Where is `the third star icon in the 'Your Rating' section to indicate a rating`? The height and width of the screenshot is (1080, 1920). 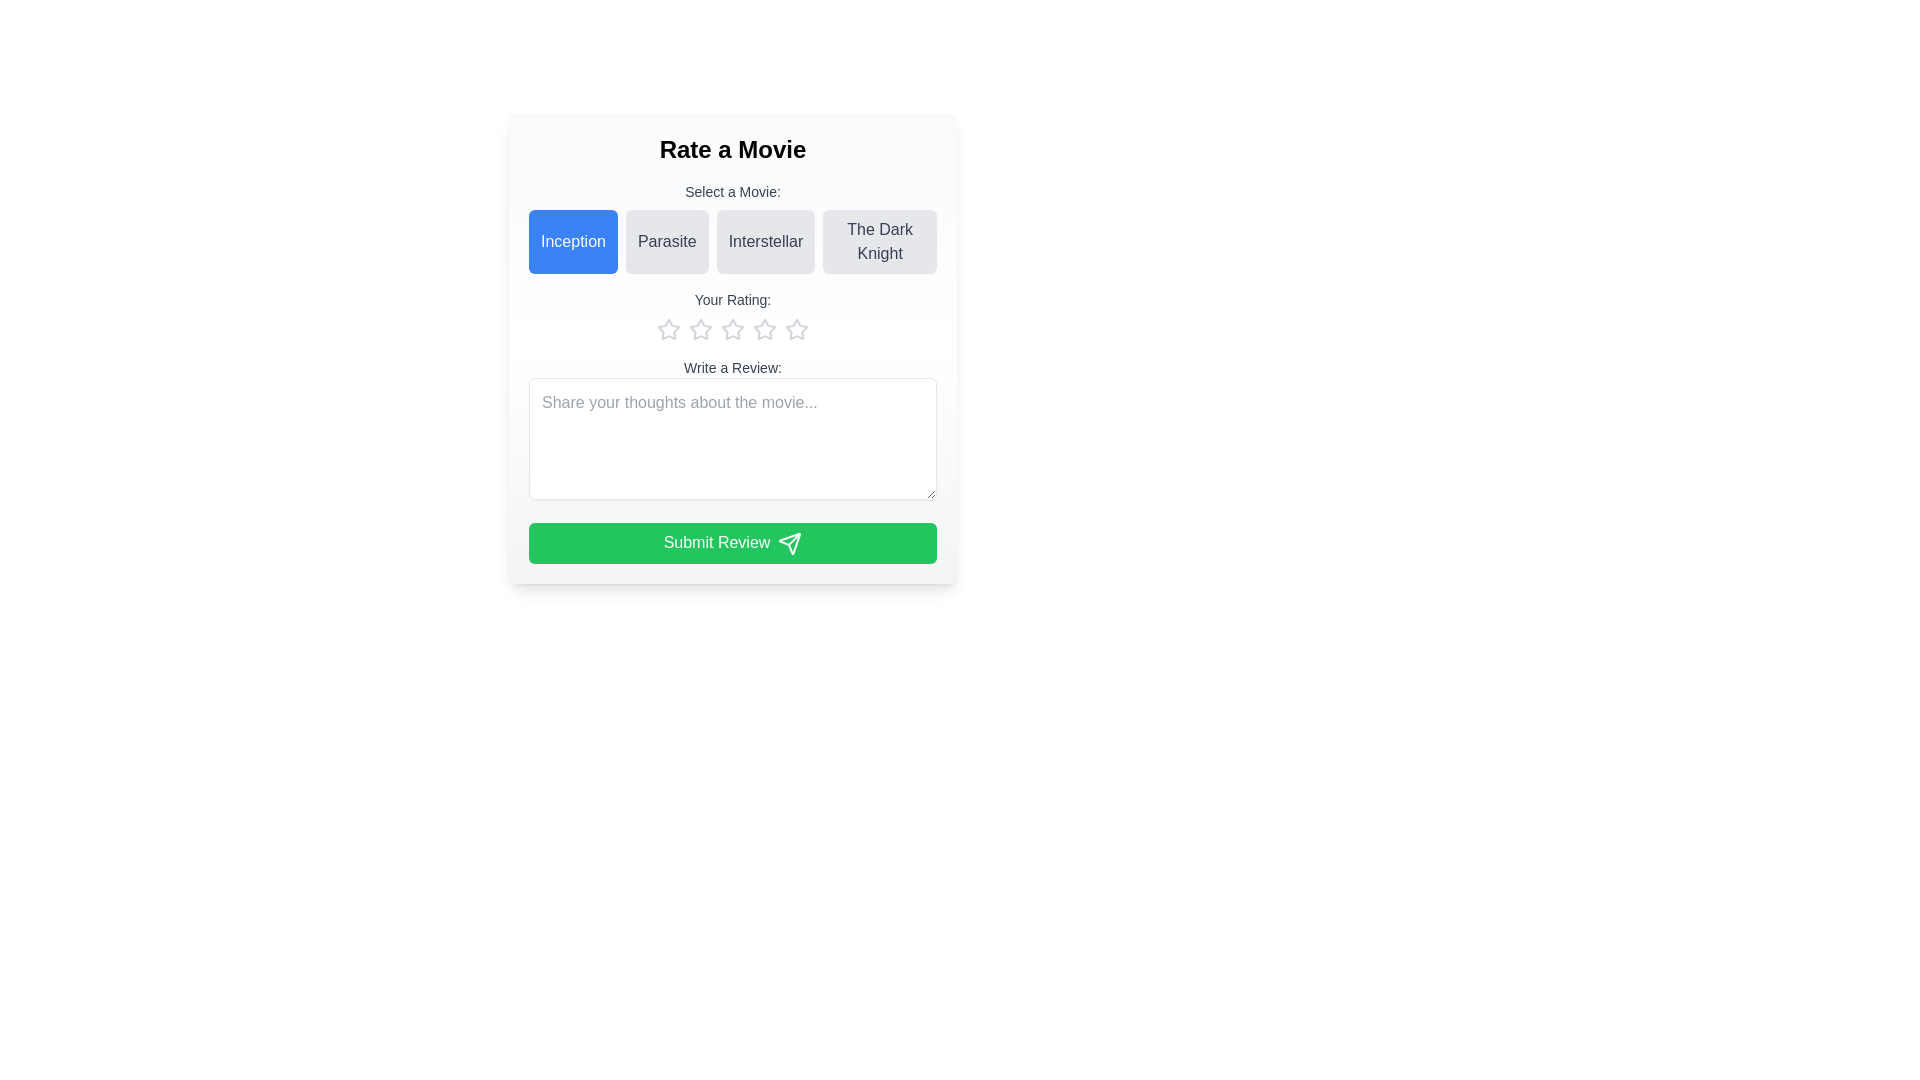 the third star icon in the 'Your Rating' section to indicate a rating is located at coordinates (763, 328).